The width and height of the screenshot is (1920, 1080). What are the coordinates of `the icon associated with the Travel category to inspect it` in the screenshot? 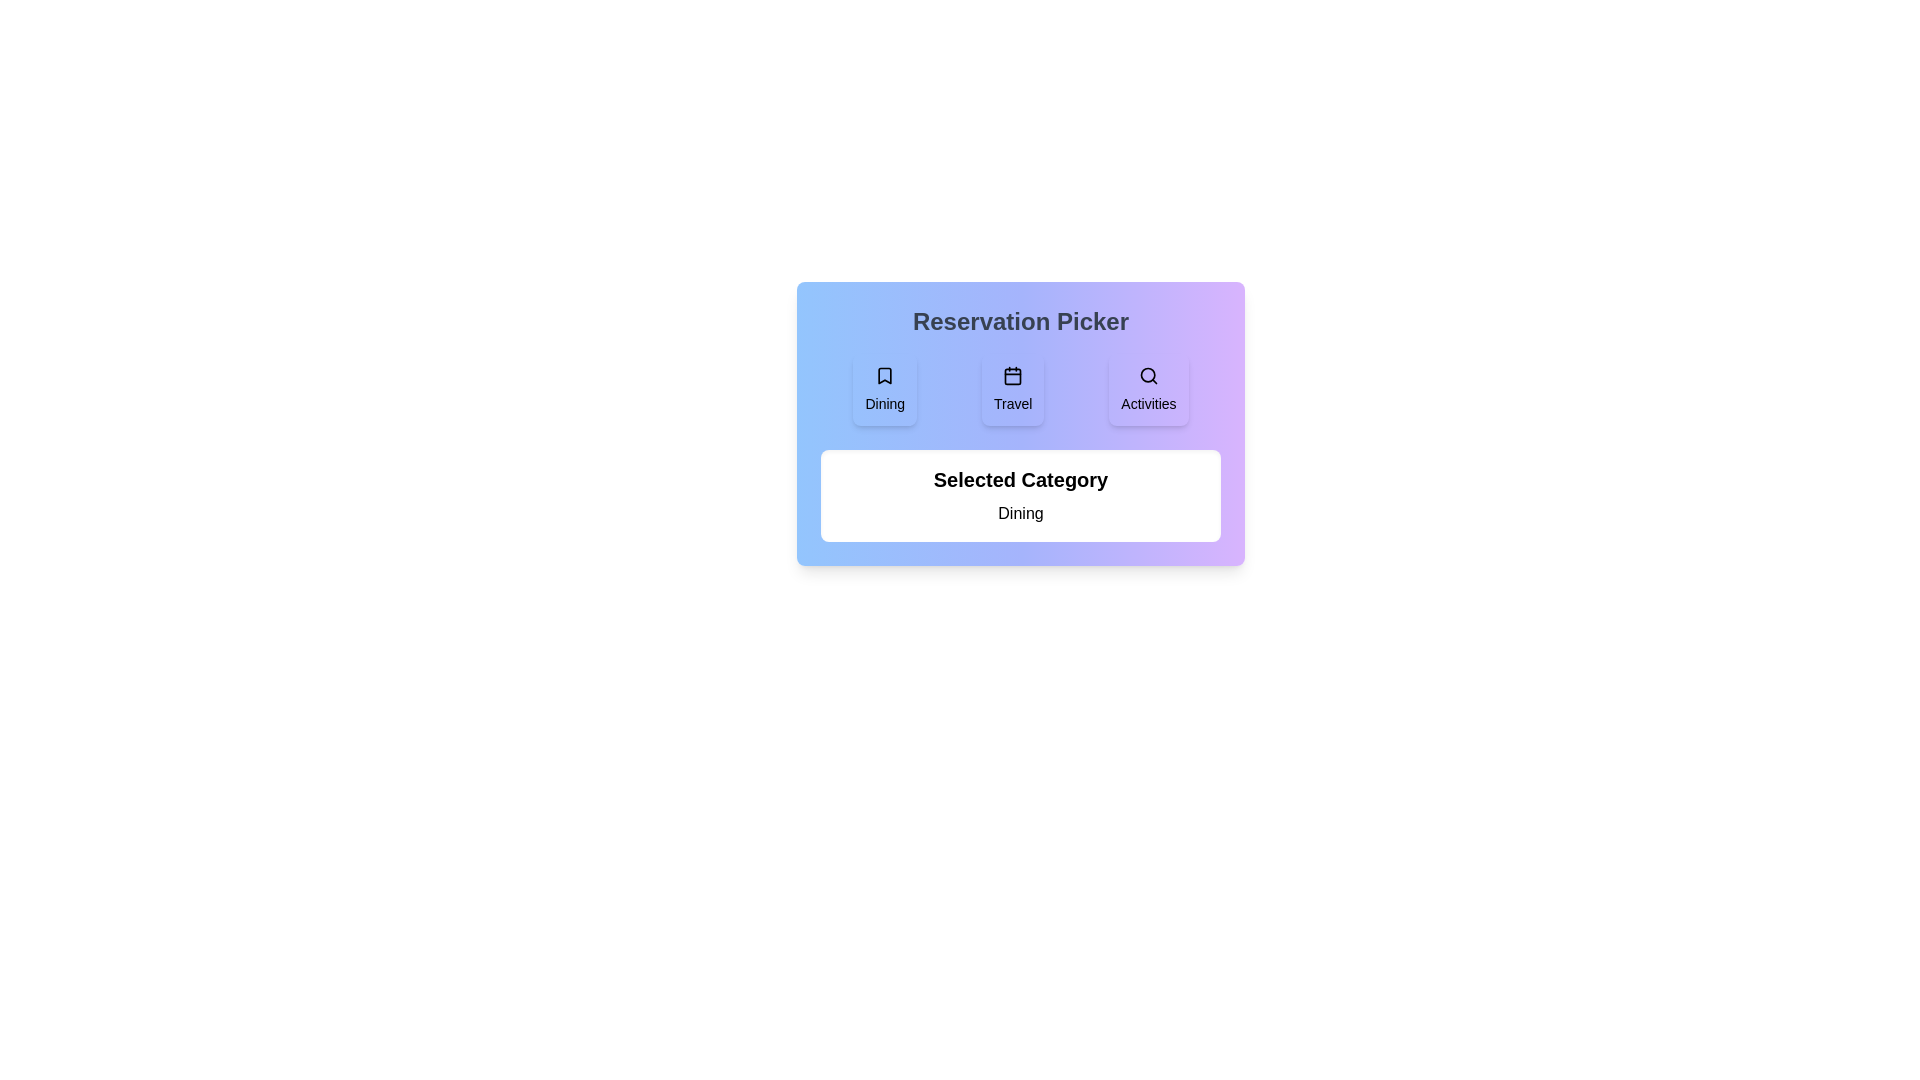 It's located at (1013, 389).